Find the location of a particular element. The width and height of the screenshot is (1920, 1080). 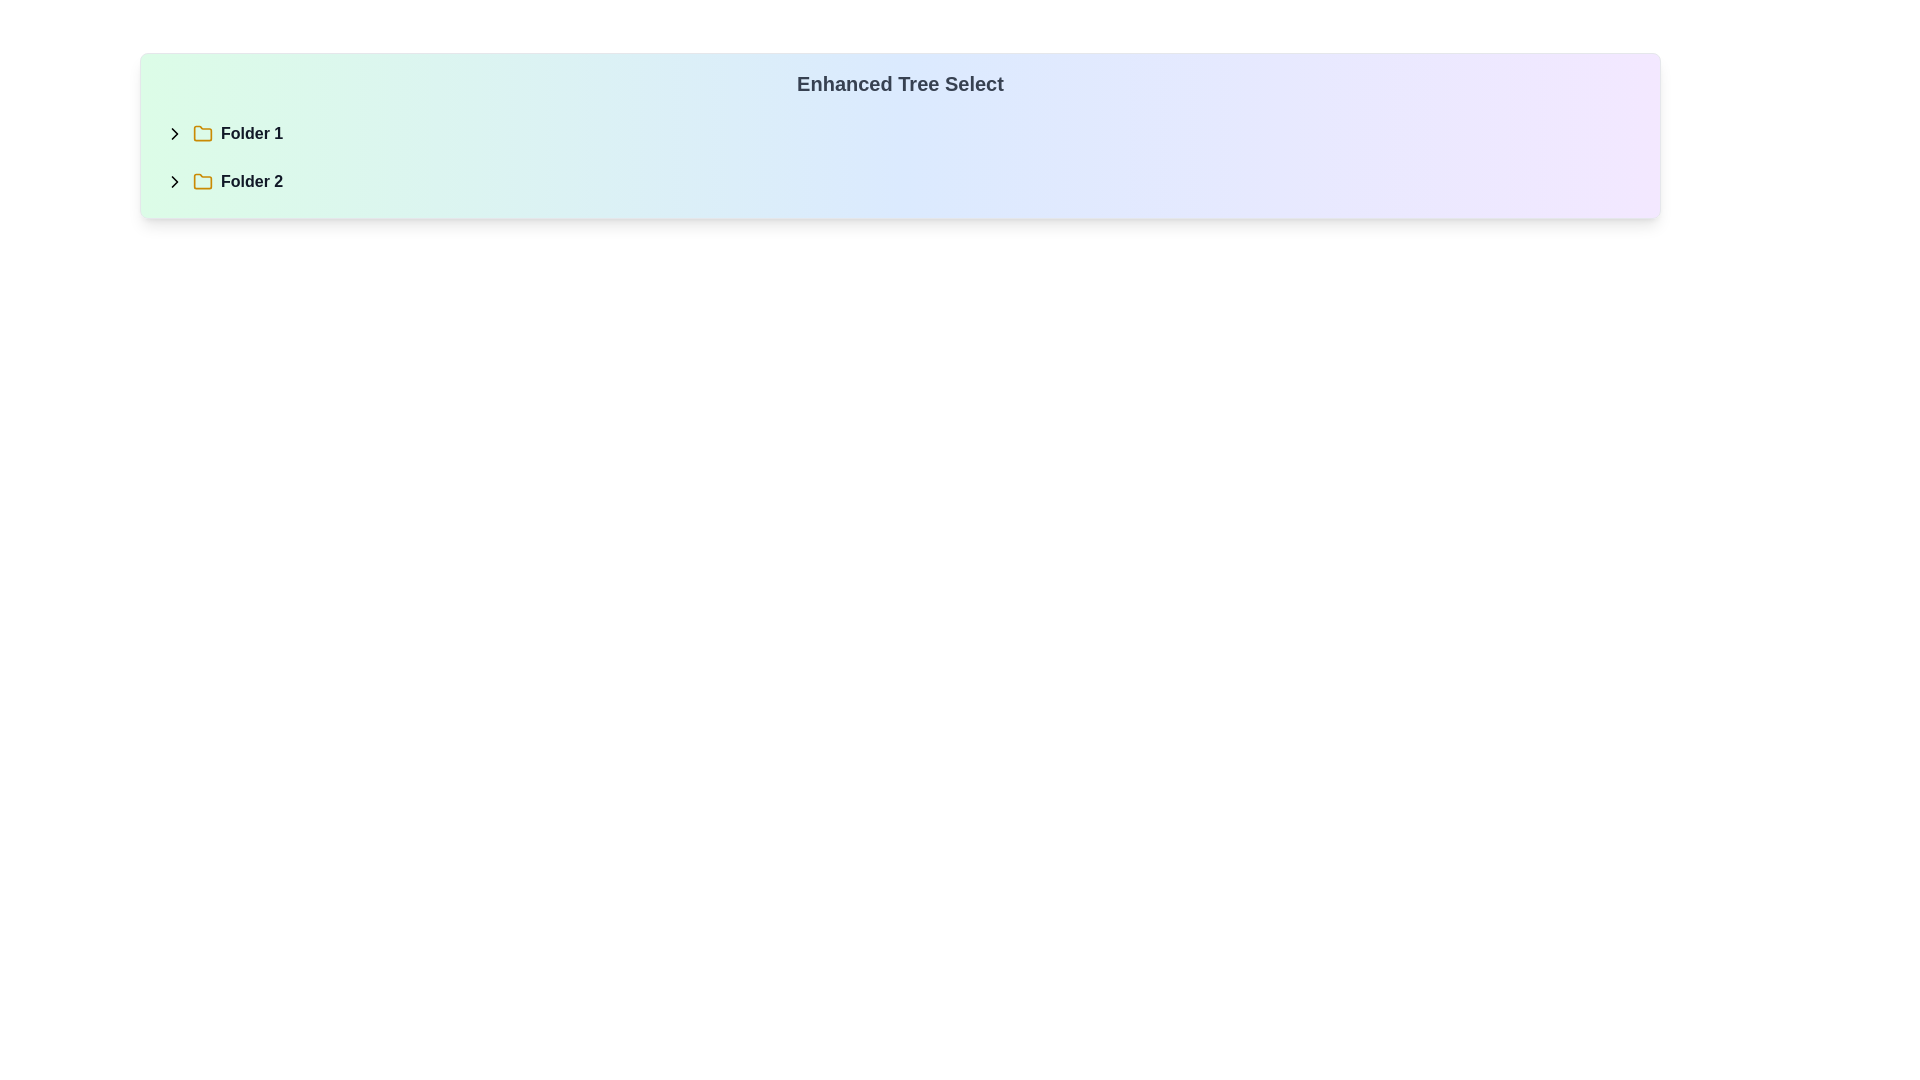

the text label 'Folder 2', which is styled in bold and dark gray is located at coordinates (251, 181).